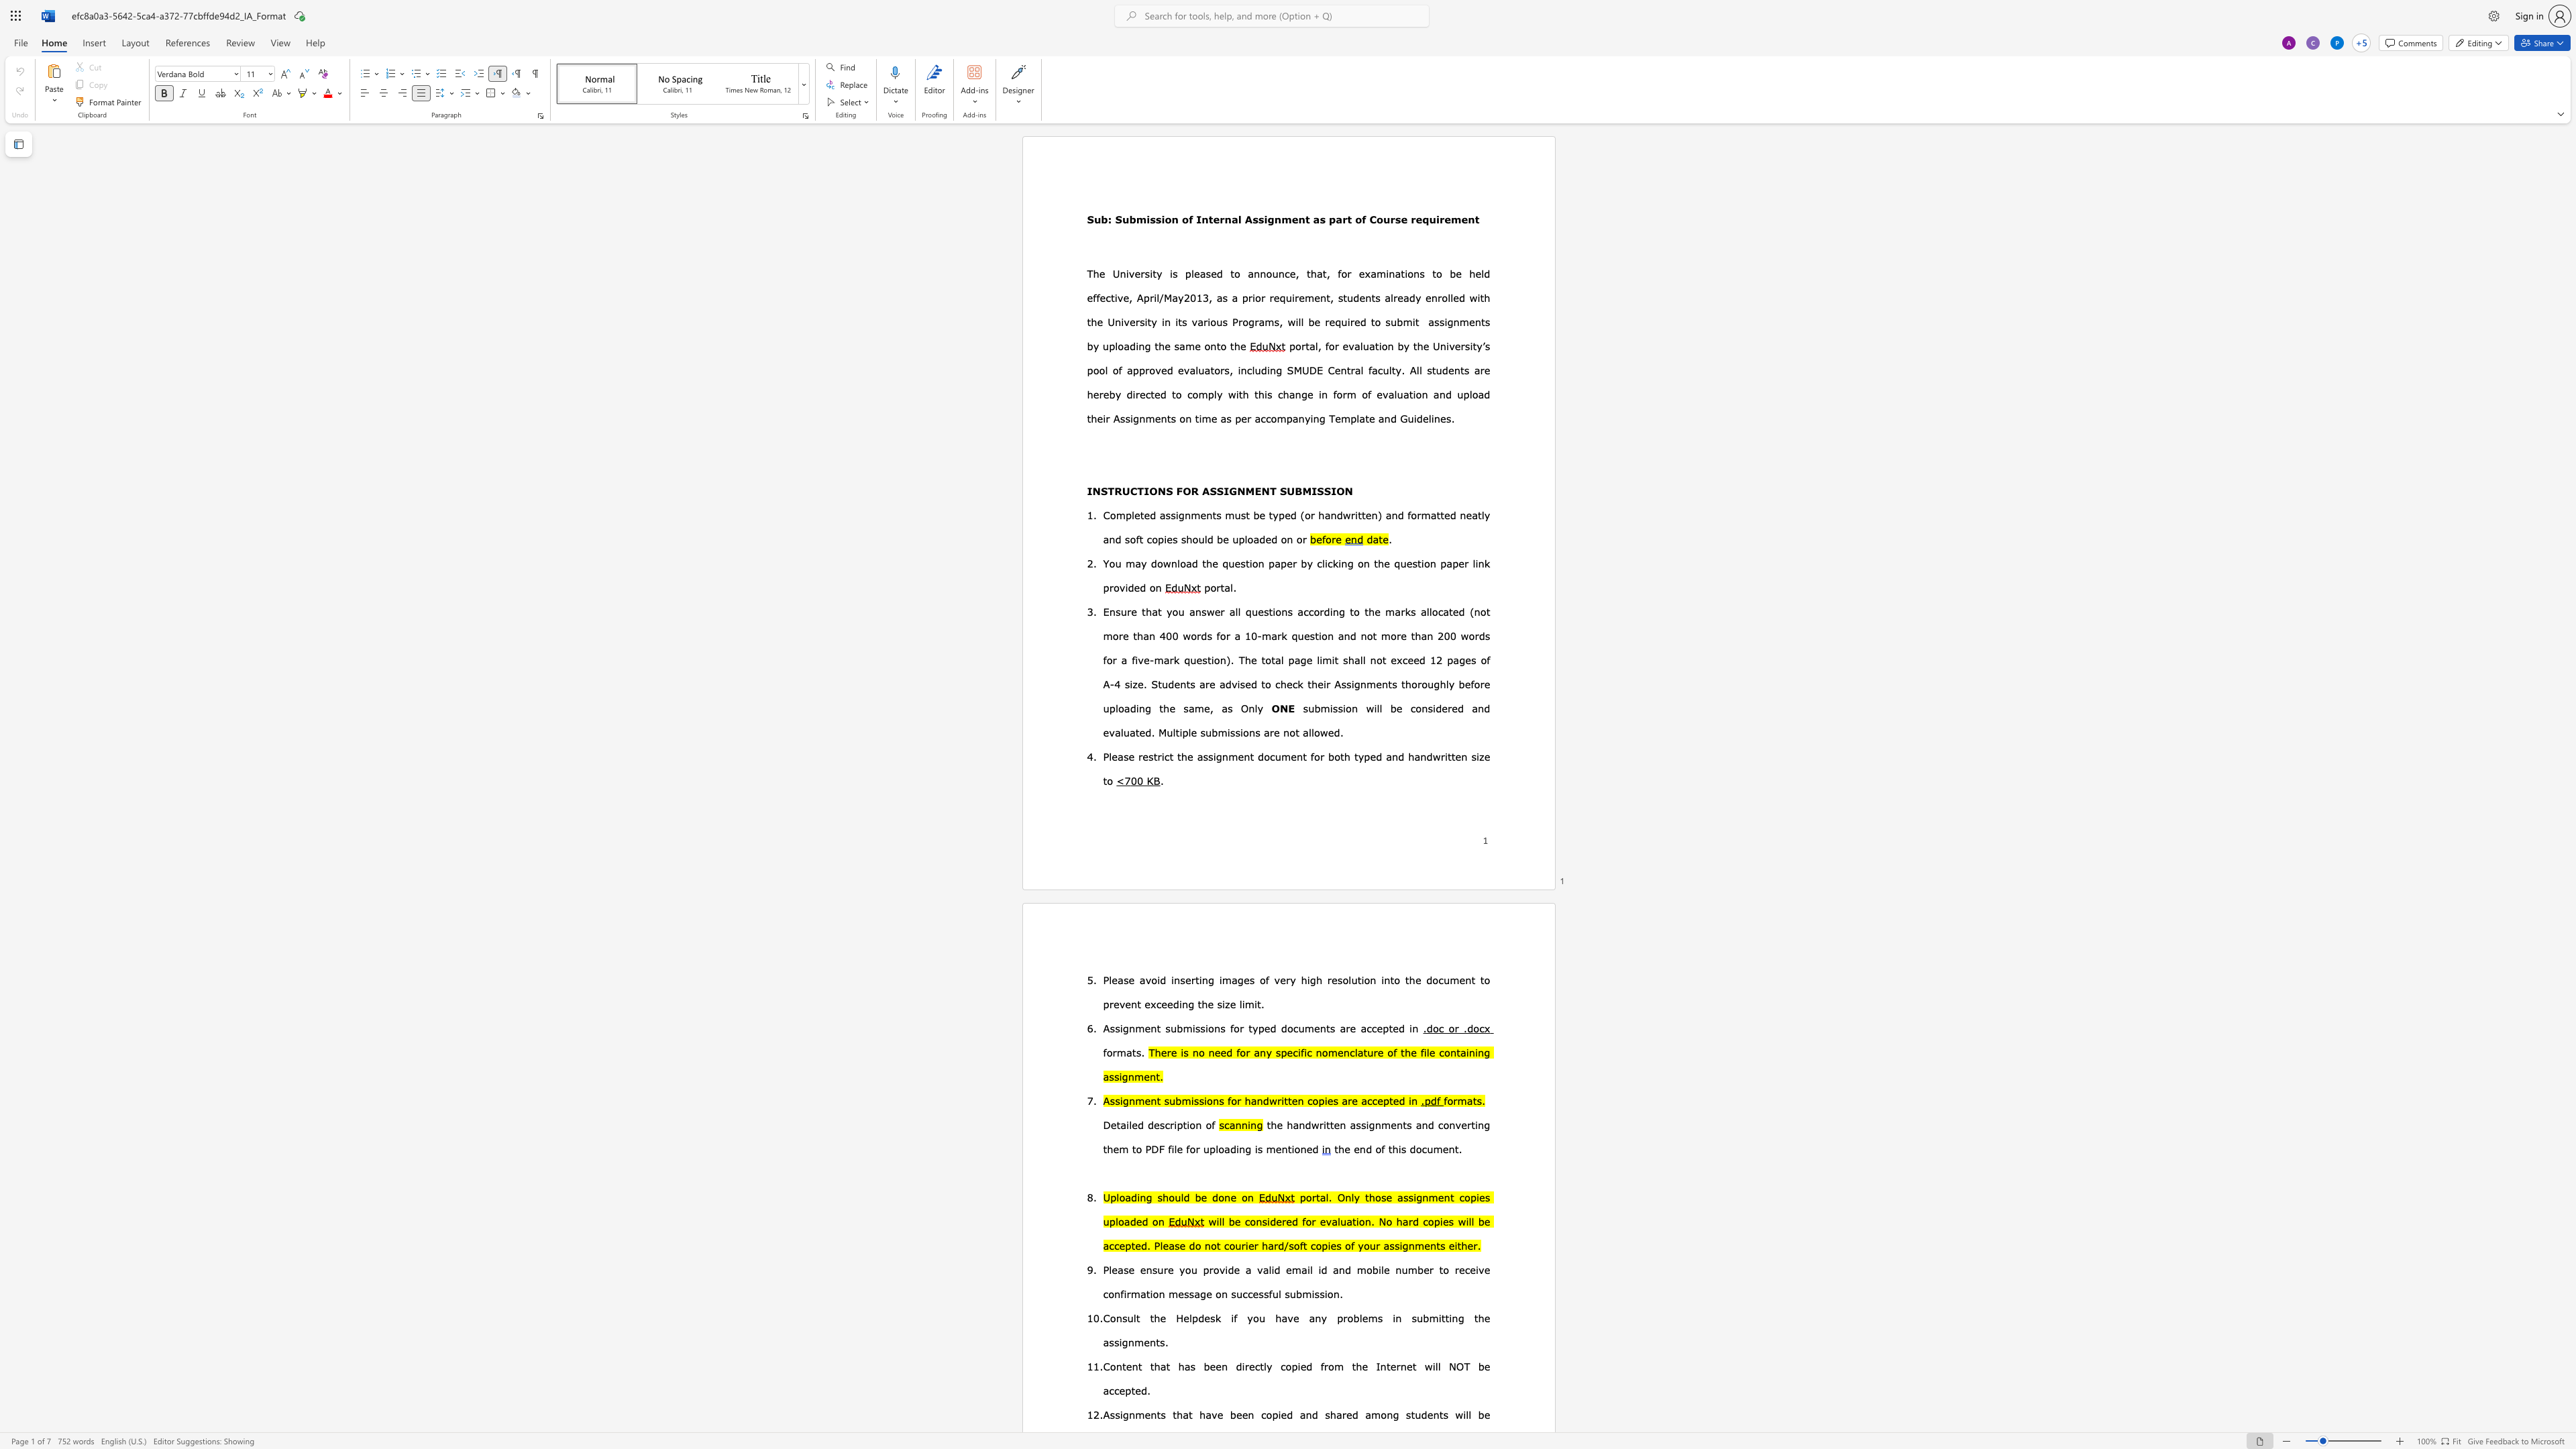 This screenshot has width=2576, height=1449. What do you see at coordinates (1481, 272) in the screenshot?
I see `the 1th character "l" in the text` at bounding box center [1481, 272].